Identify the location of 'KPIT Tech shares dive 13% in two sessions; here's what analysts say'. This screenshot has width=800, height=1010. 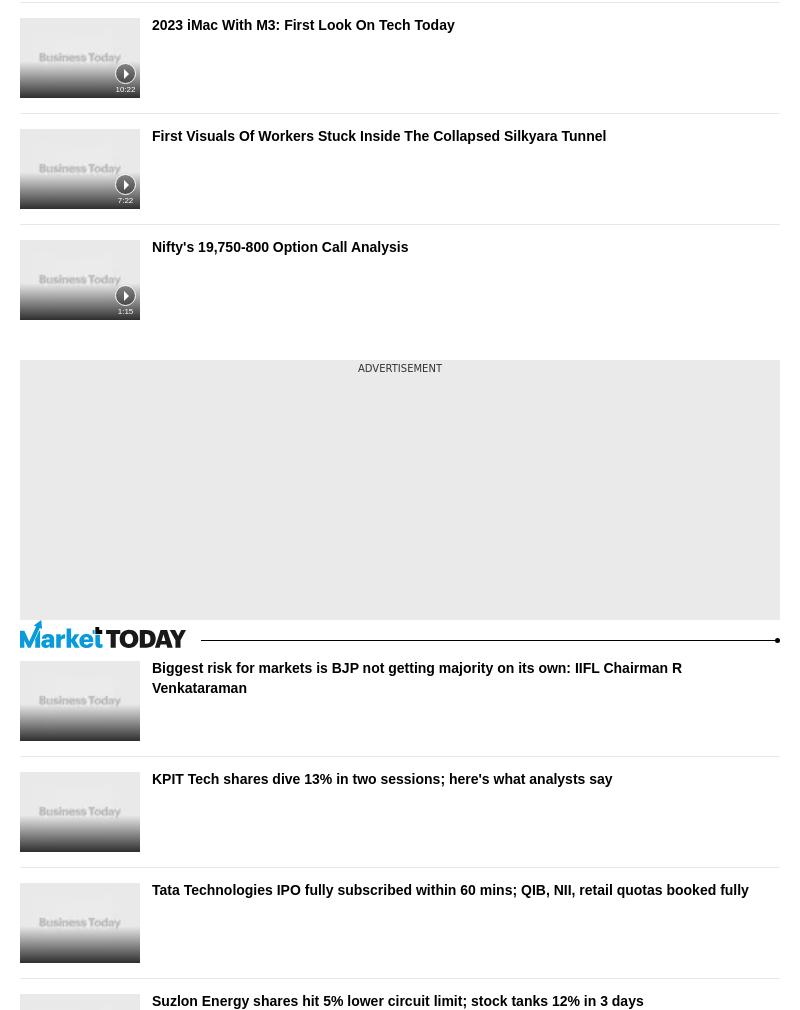
(381, 779).